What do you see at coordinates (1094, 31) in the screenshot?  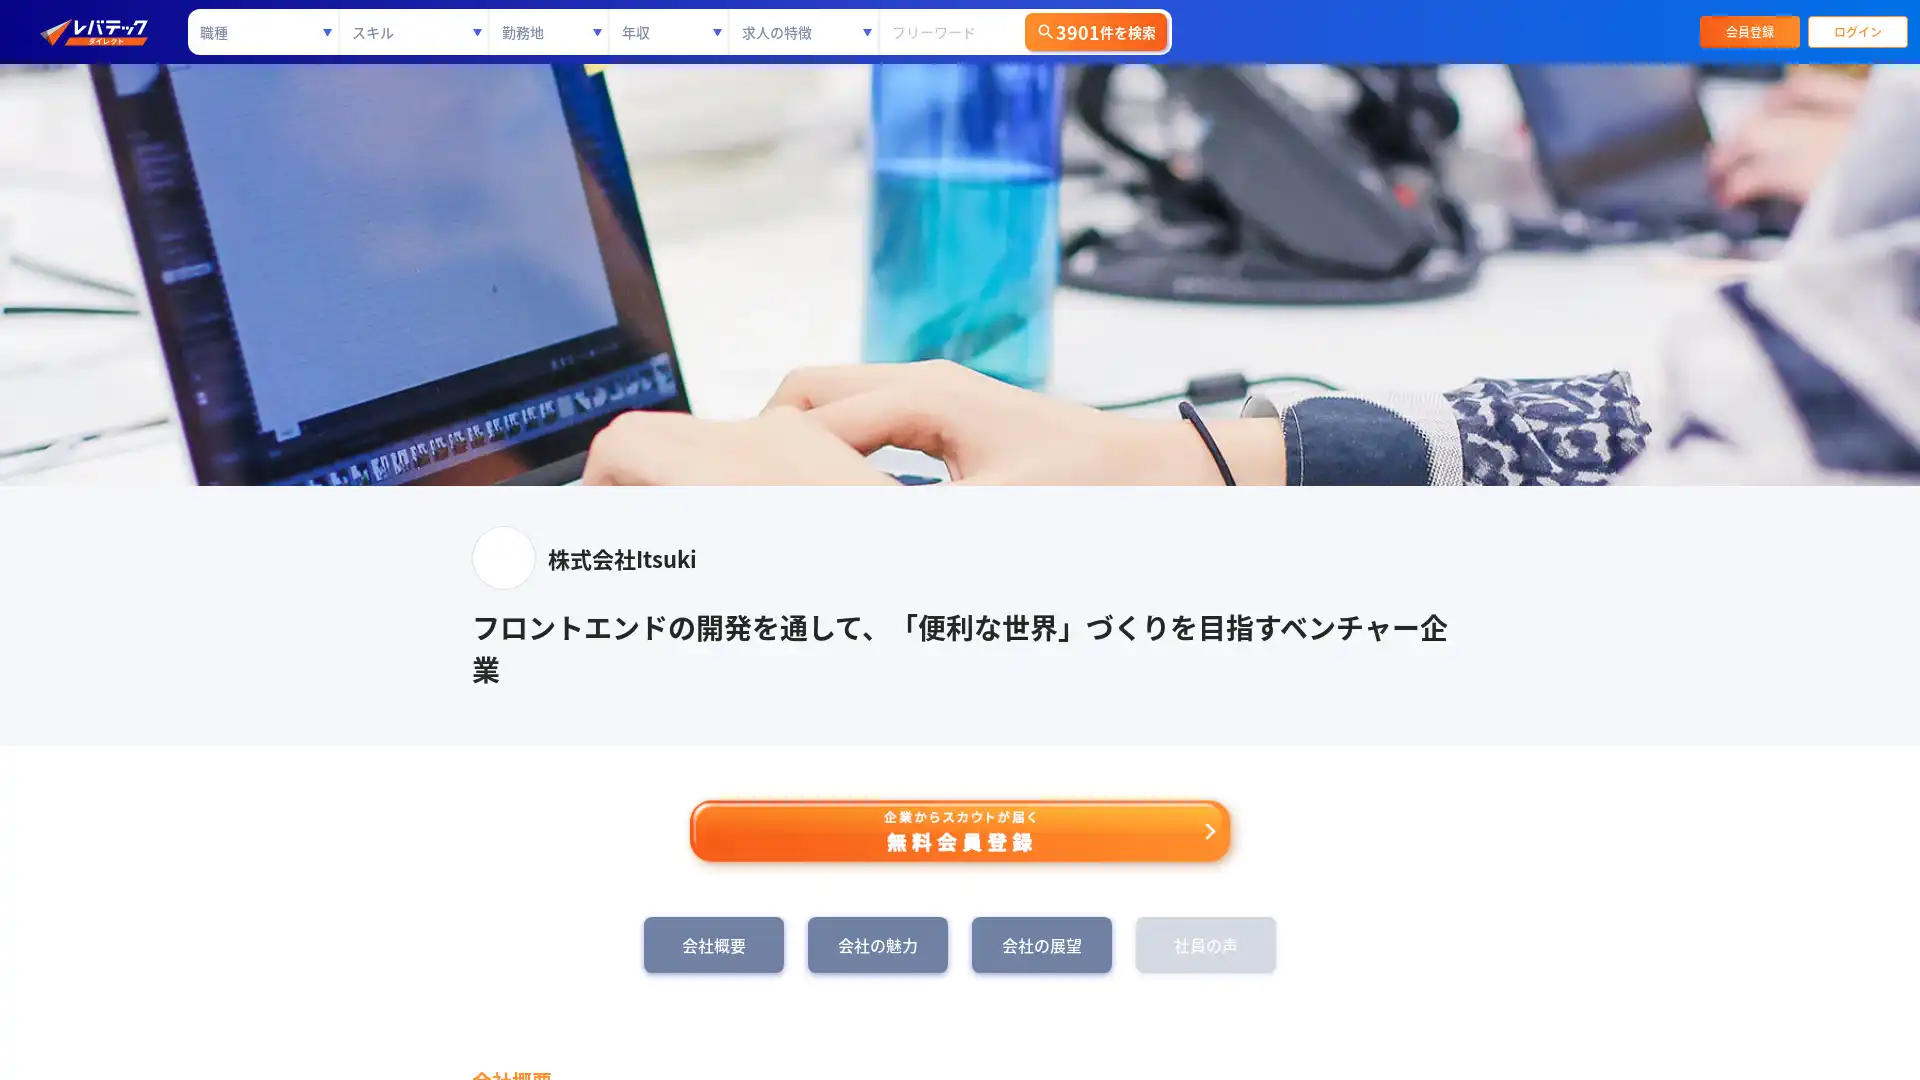 I see `3901` at bounding box center [1094, 31].